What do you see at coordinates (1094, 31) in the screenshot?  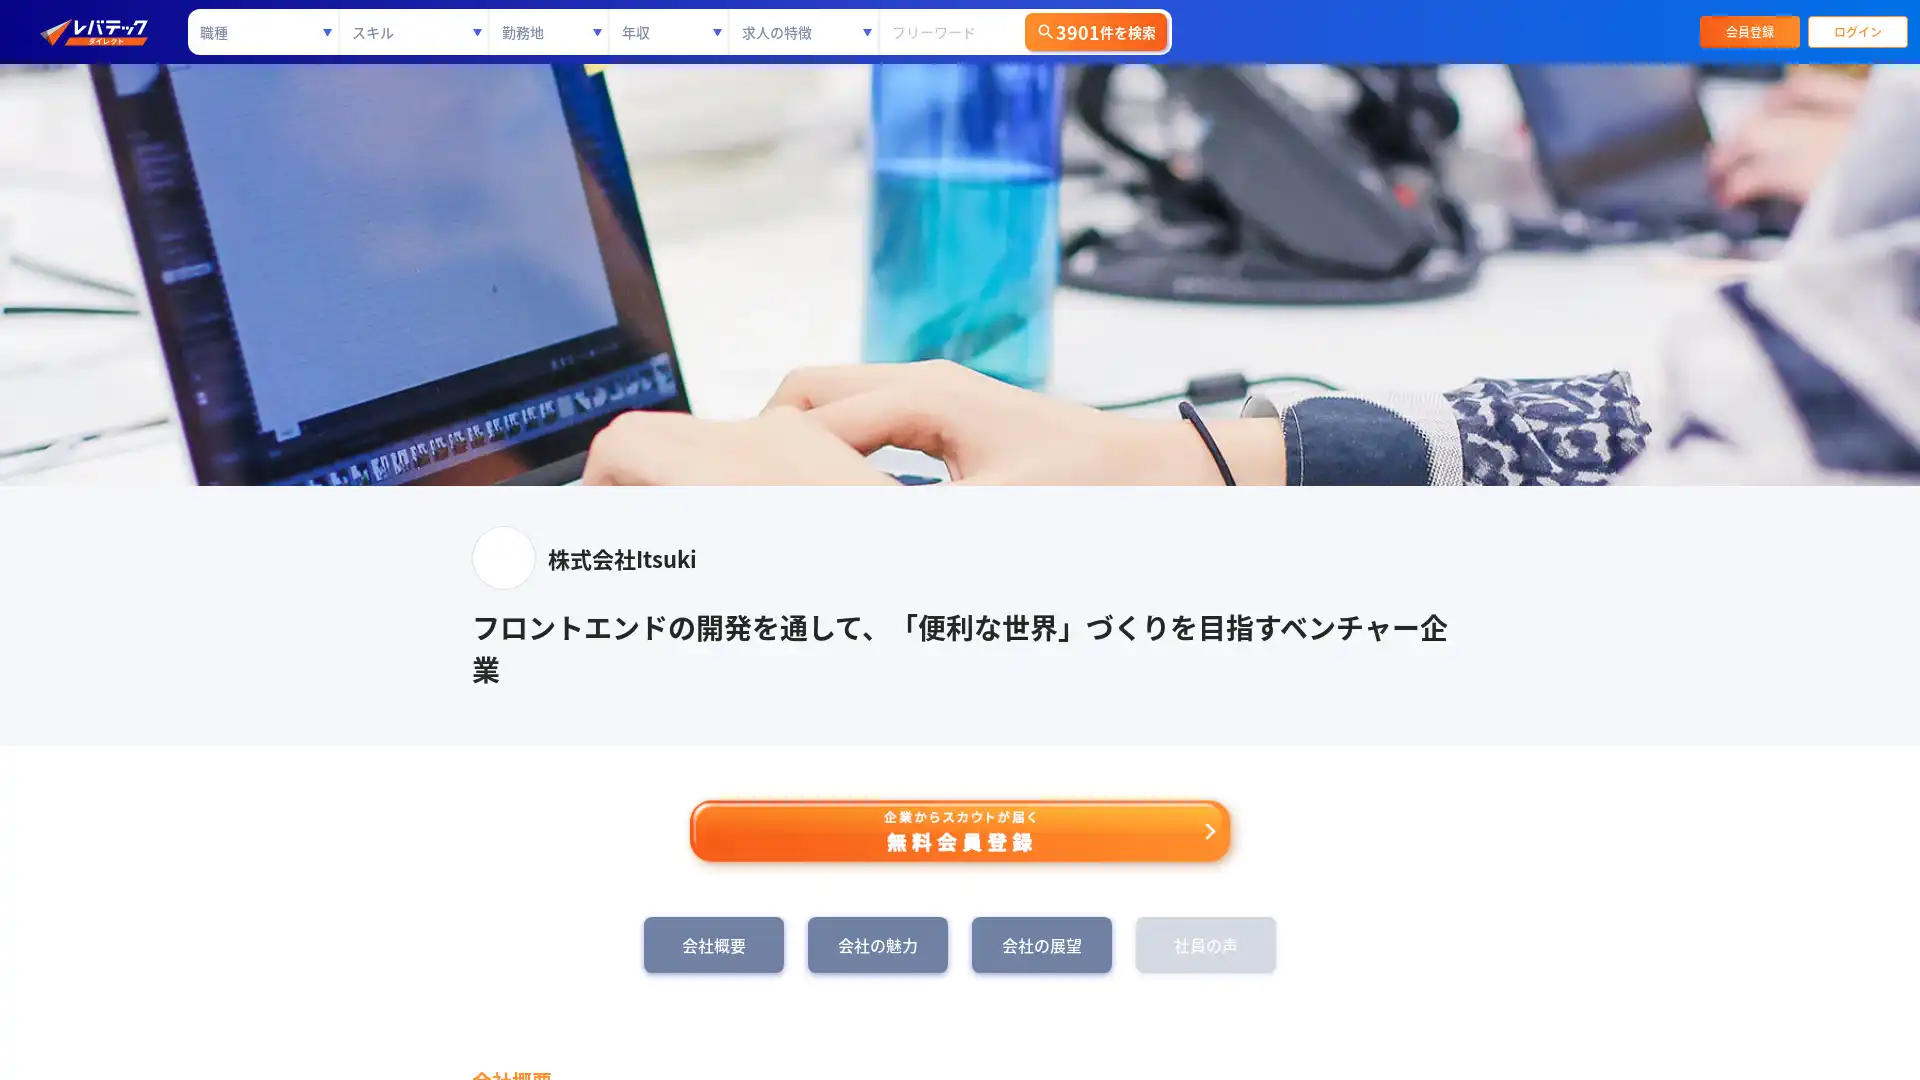 I see `3901` at bounding box center [1094, 31].